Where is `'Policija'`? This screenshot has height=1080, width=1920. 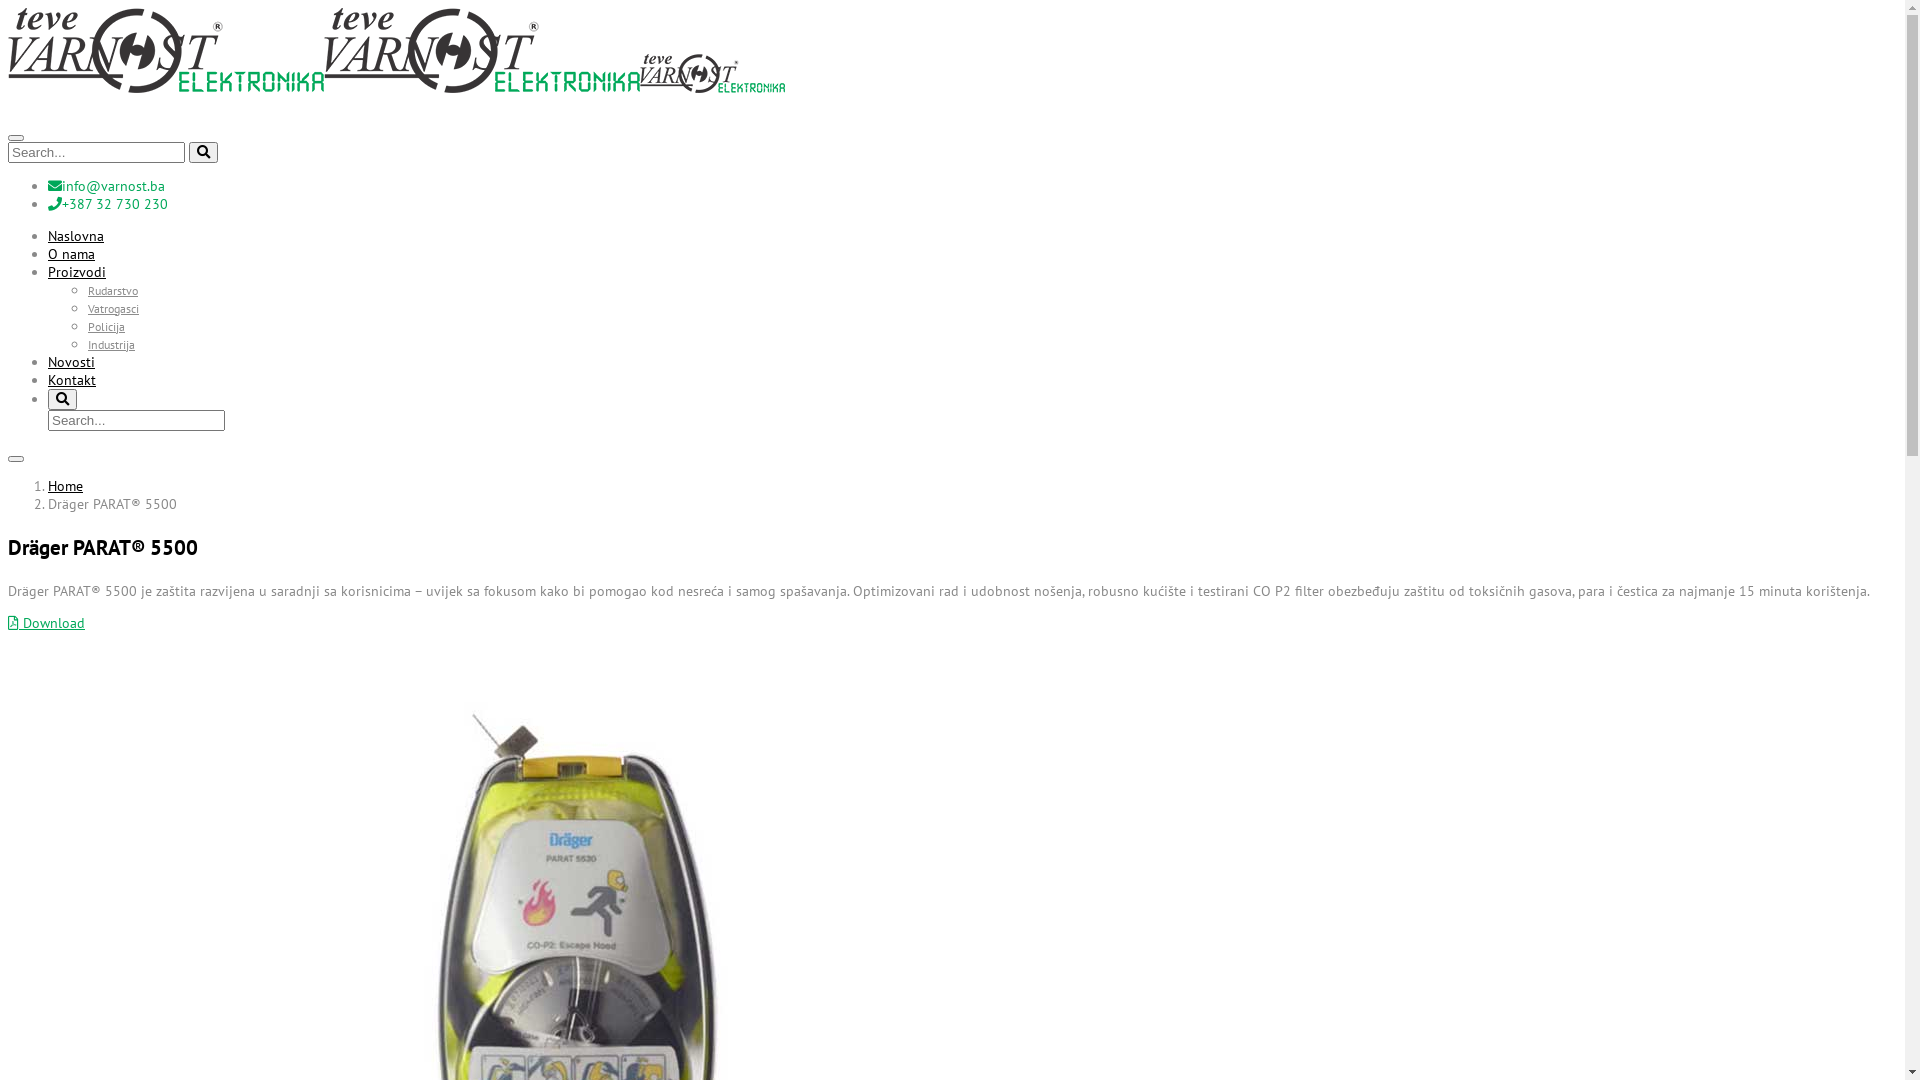
'Policija' is located at coordinates (105, 324).